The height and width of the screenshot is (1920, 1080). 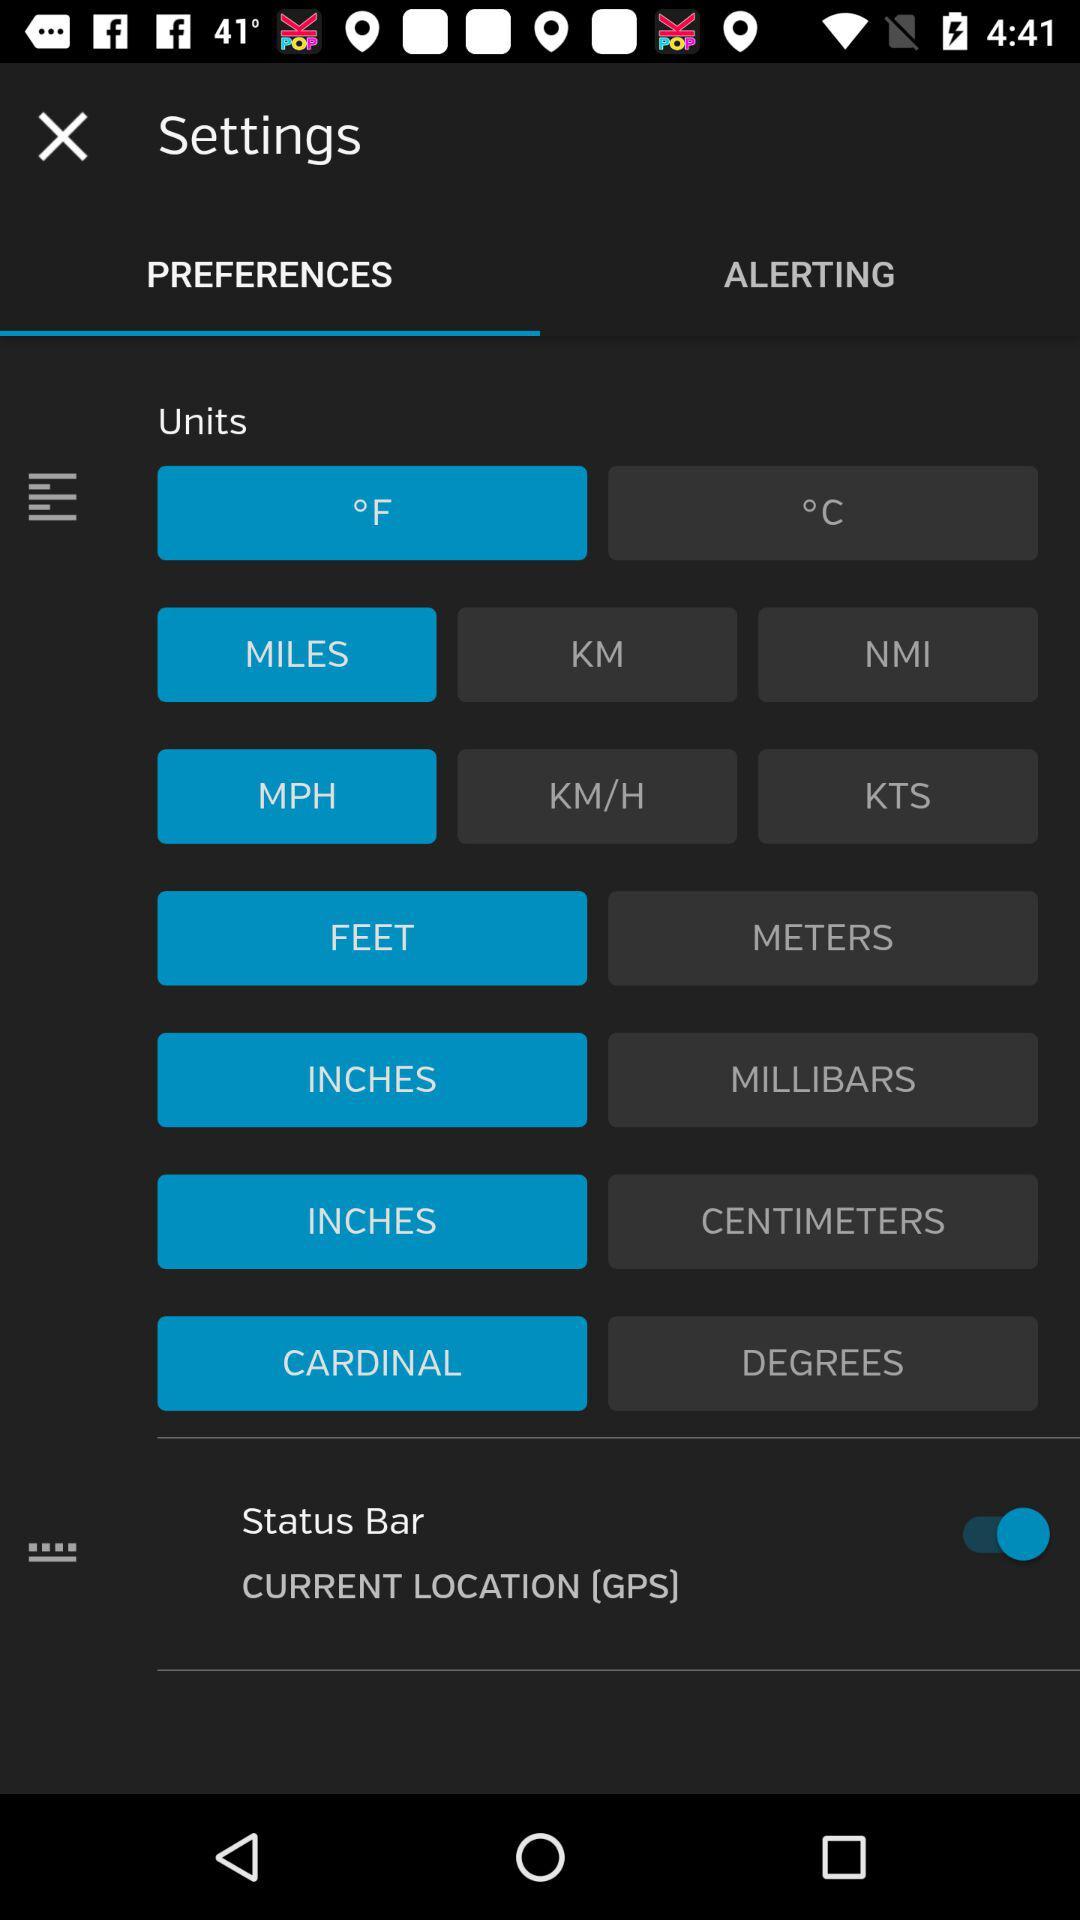 What do you see at coordinates (823, 1220) in the screenshot?
I see `item below millibars item` at bounding box center [823, 1220].